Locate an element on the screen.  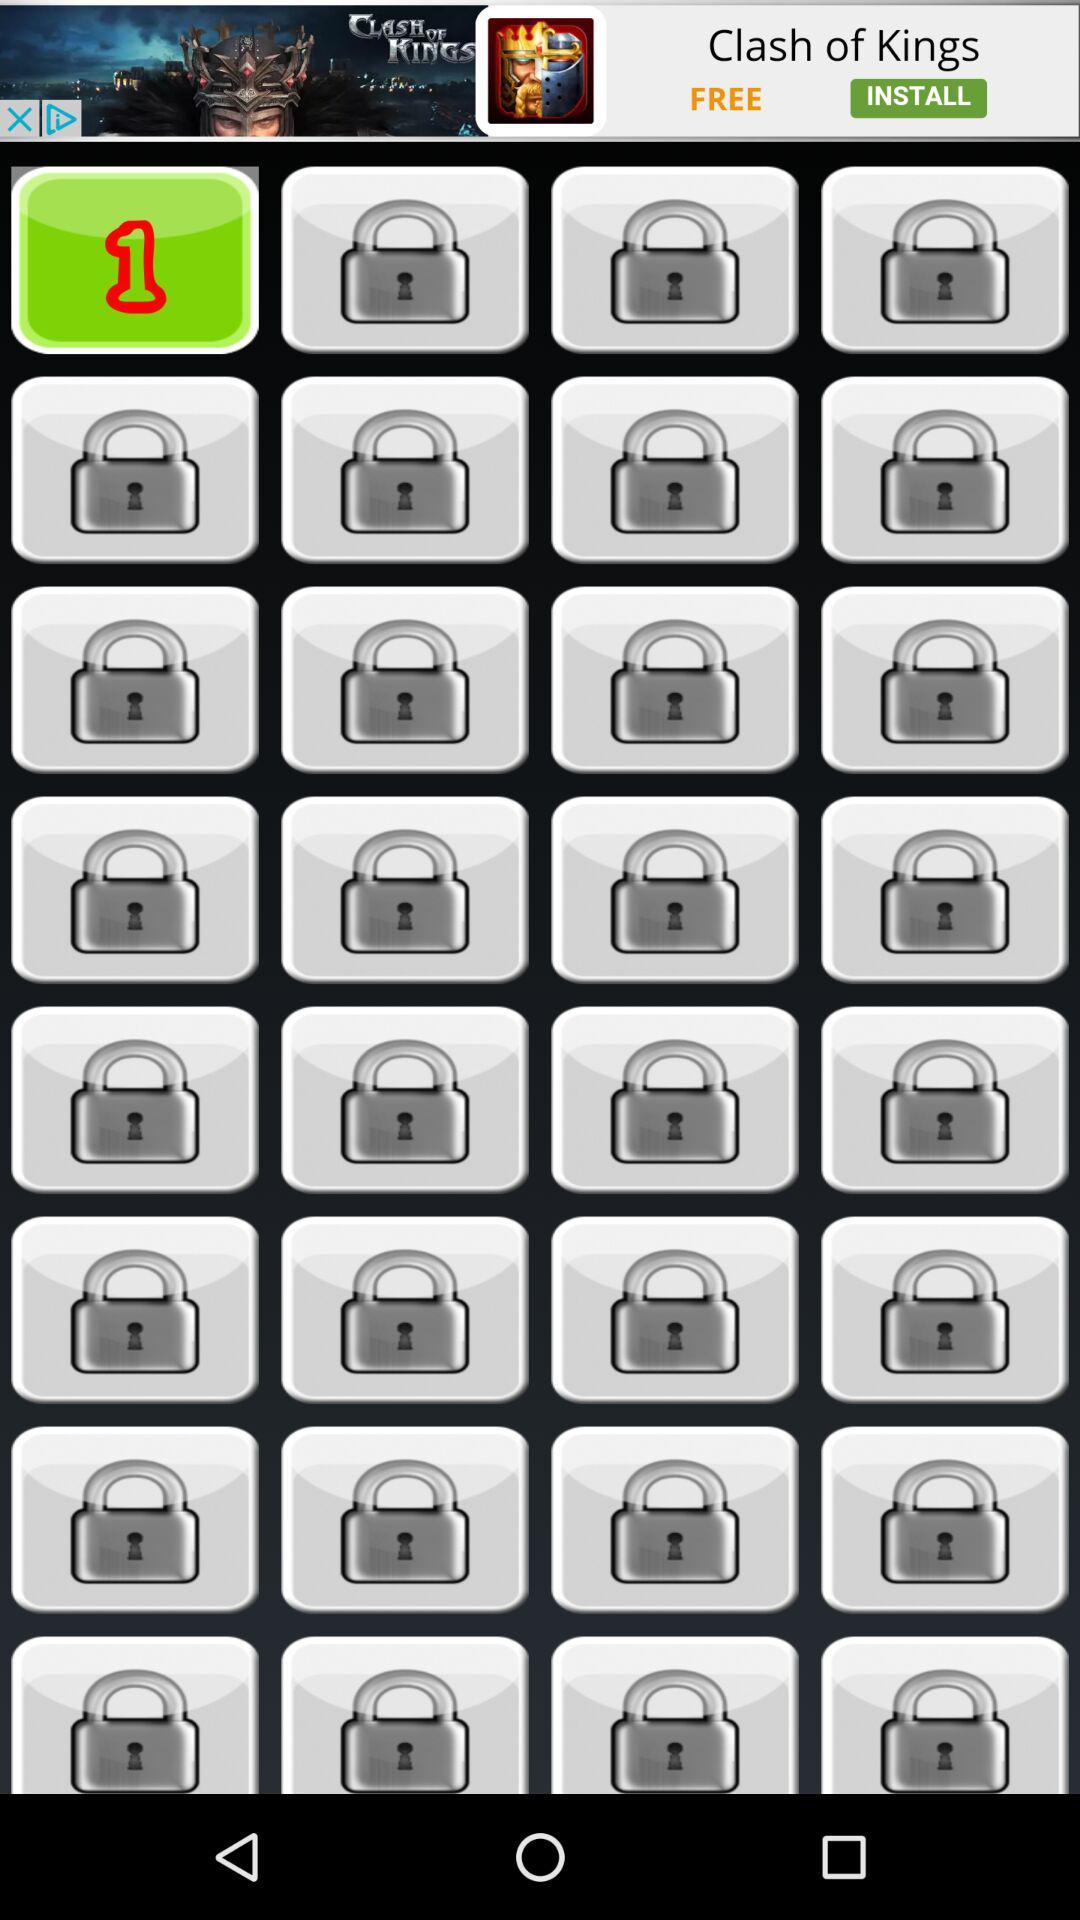
locked level is located at coordinates (135, 1520).